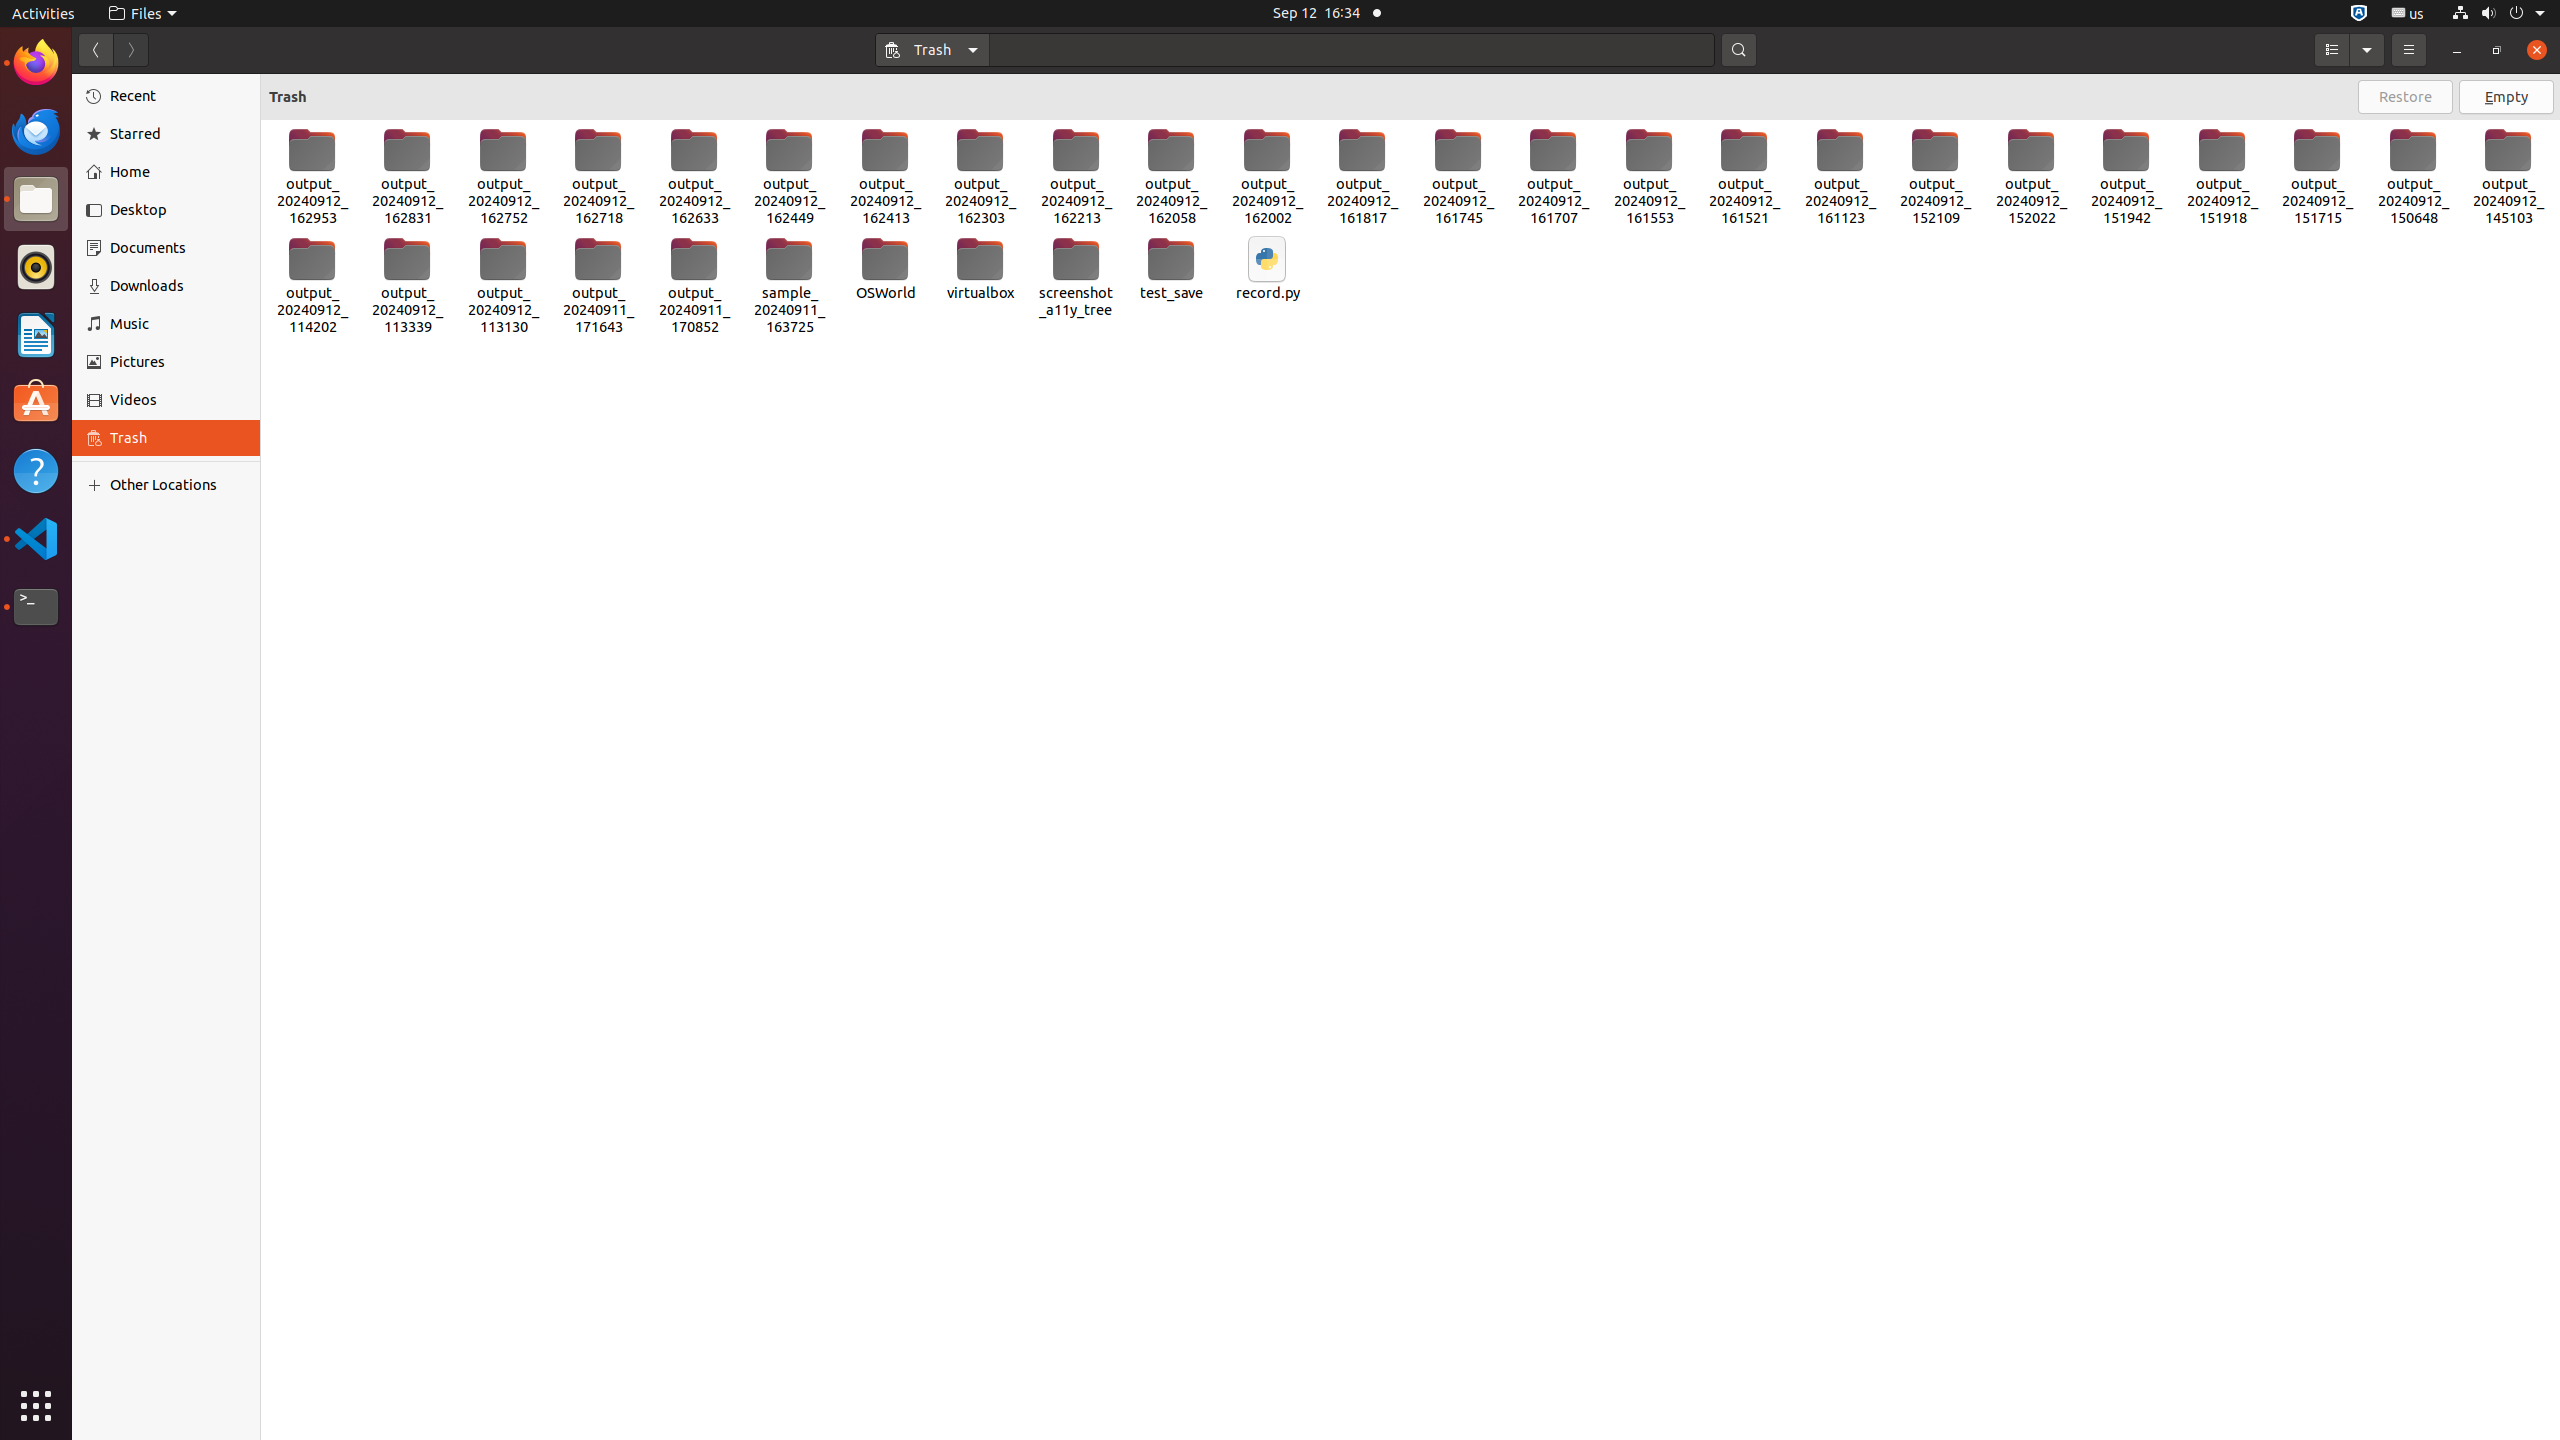 The height and width of the screenshot is (1440, 2560). Describe the element at coordinates (1839, 176) in the screenshot. I see `'output_20240912_161123'` at that location.